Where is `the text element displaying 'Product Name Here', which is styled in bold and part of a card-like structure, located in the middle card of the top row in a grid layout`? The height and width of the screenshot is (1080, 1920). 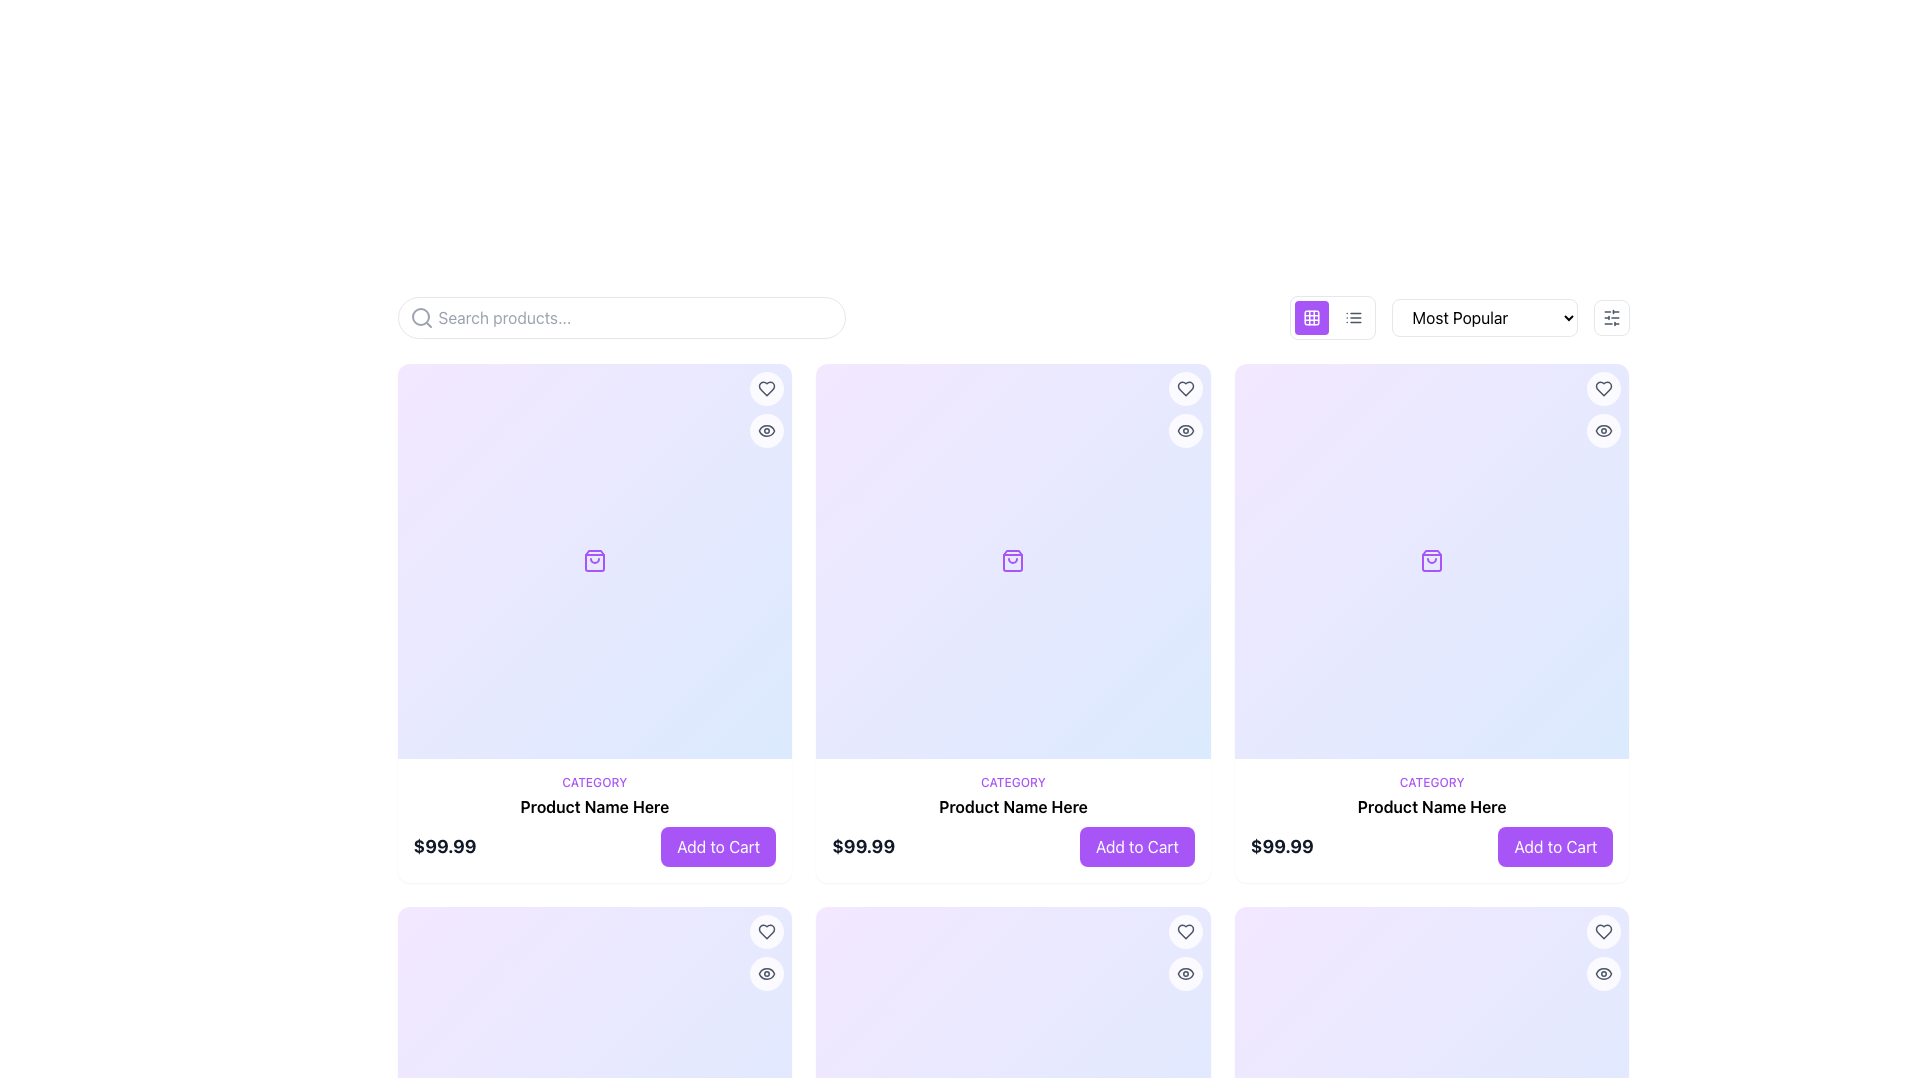 the text element displaying 'Product Name Here', which is styled in bold and part of a card-like structure, located in the middle card of the top row in a grid layout is located at coordinates (1013, 805).